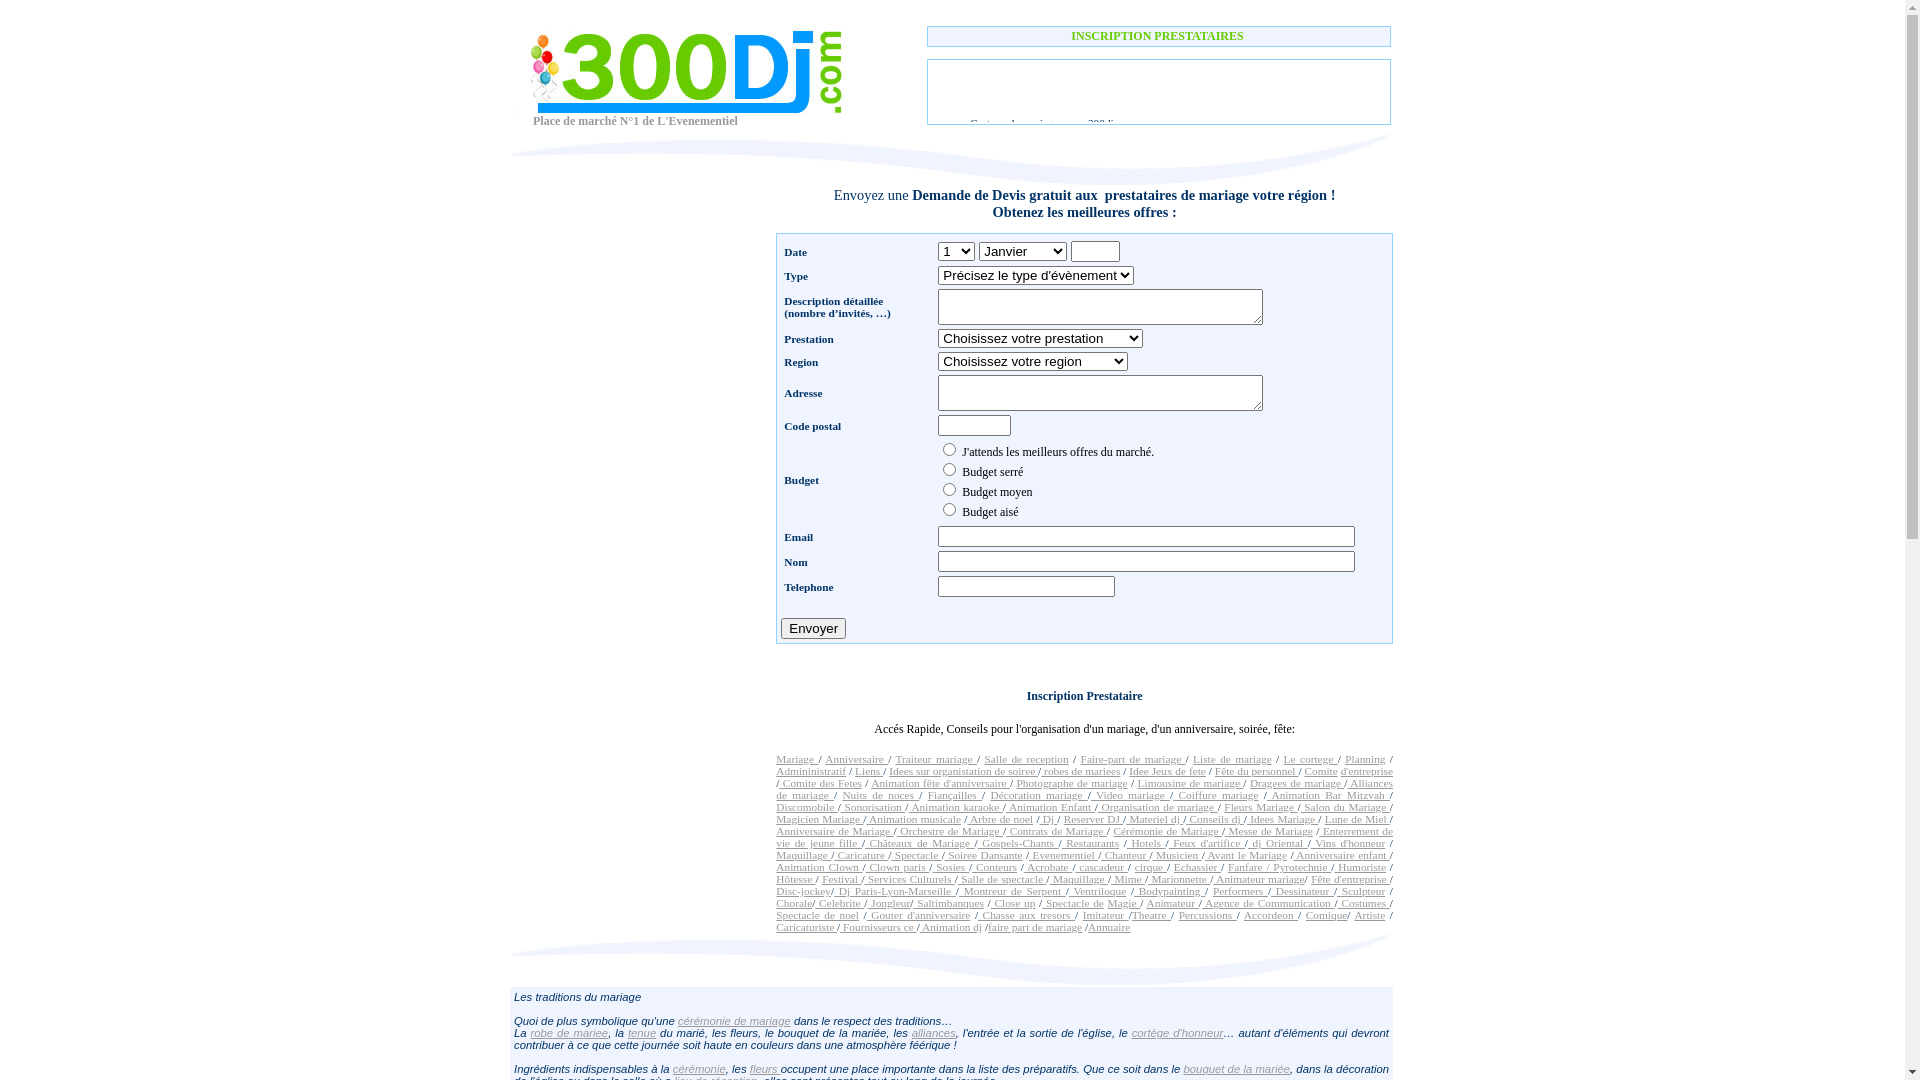 The height and width of the screenshot is (1080, 1920). Describe the element at coordinates (1016, 782) in the screenshot. I see `'Photographe de mariage'` at that location.